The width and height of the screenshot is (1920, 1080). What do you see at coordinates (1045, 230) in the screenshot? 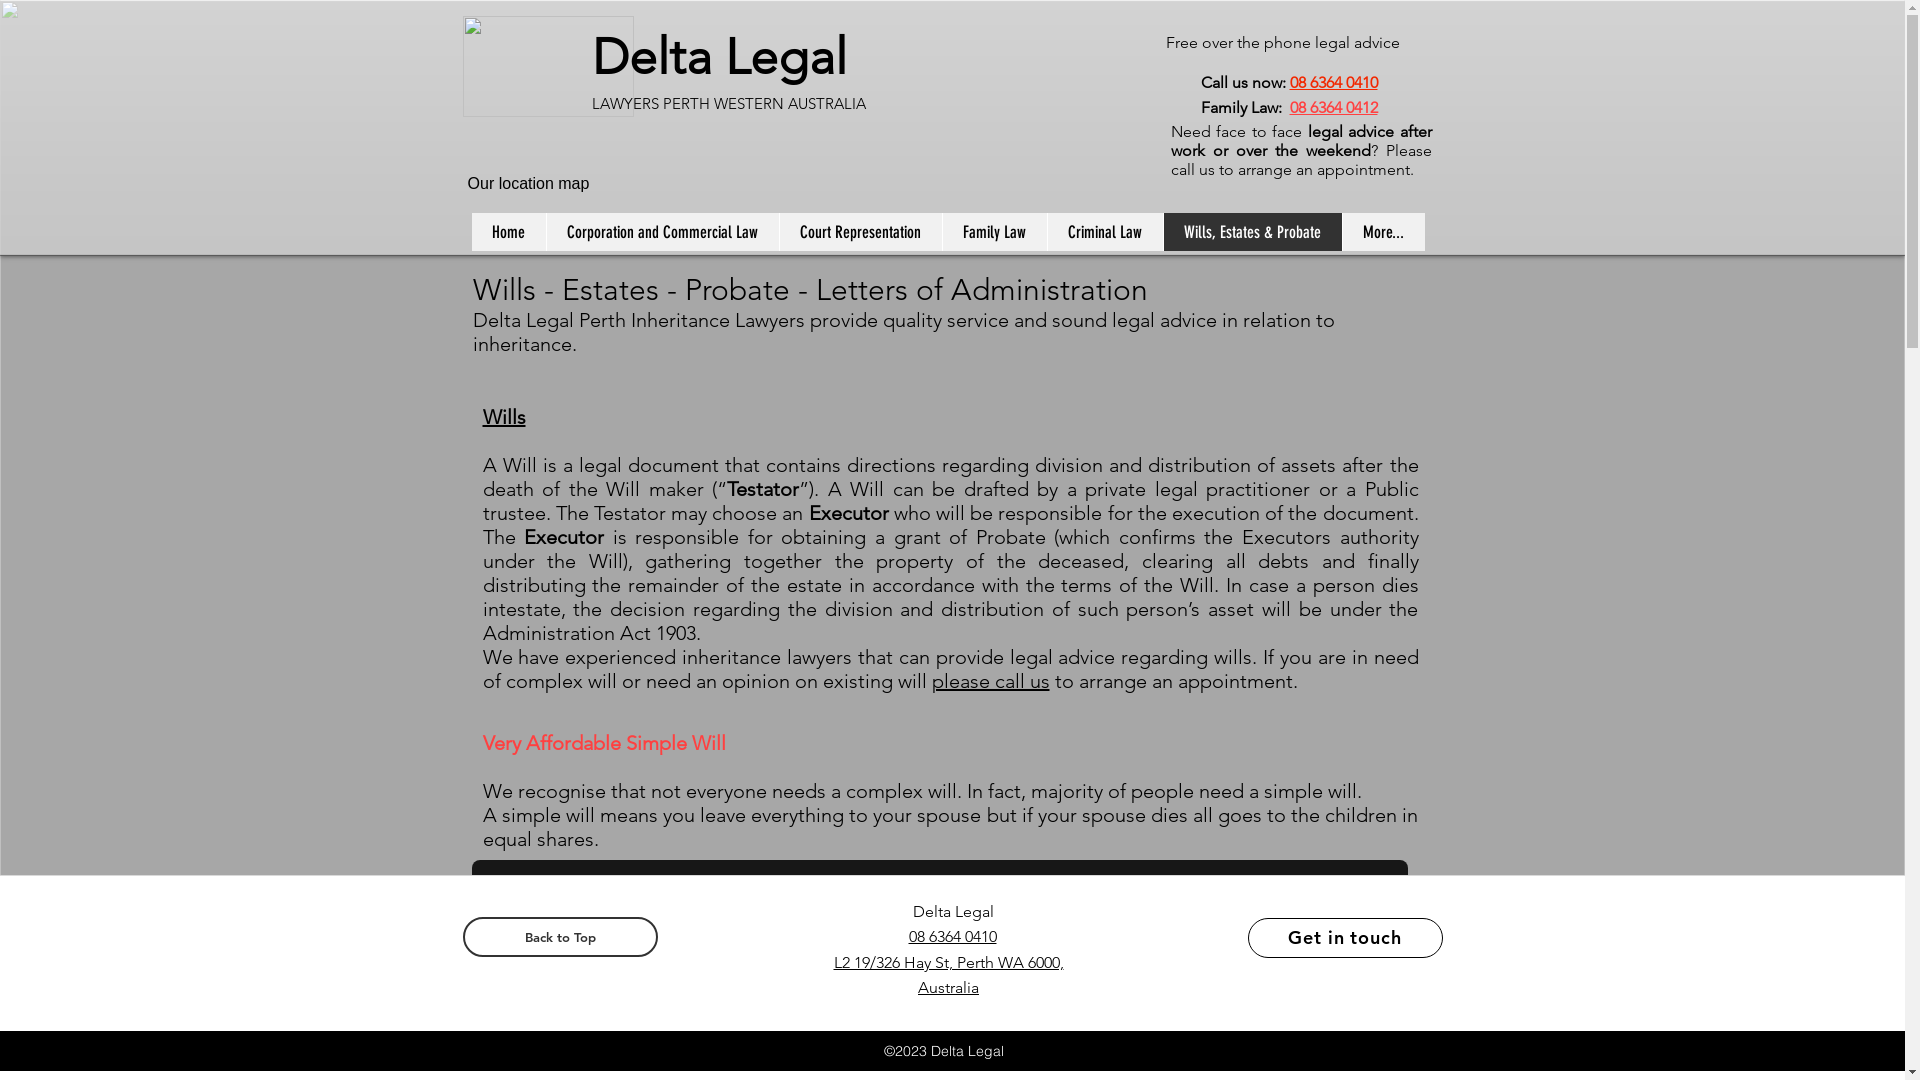
I see `'Criminal Law'` at bounding box center [1045, 230].